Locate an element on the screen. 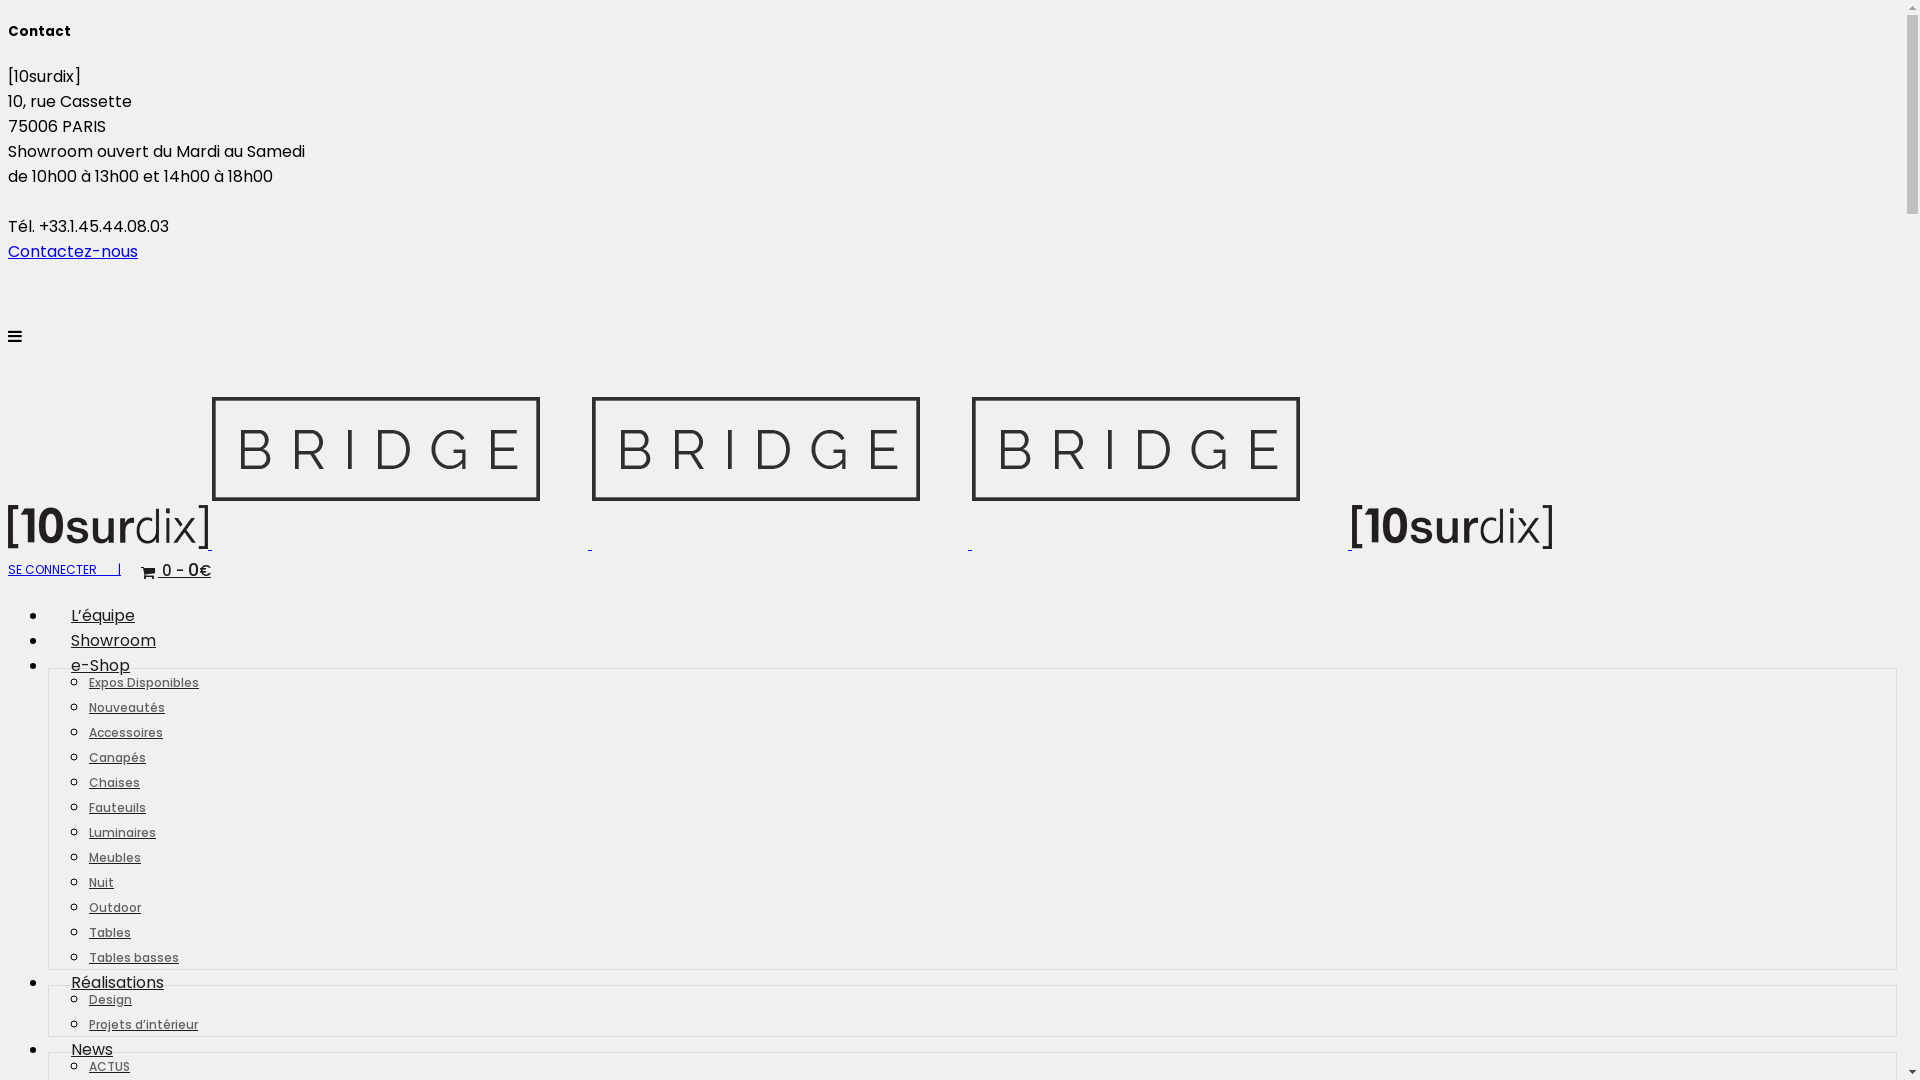  'SE CONNECTER       |' is located at coordinates (64, 569).